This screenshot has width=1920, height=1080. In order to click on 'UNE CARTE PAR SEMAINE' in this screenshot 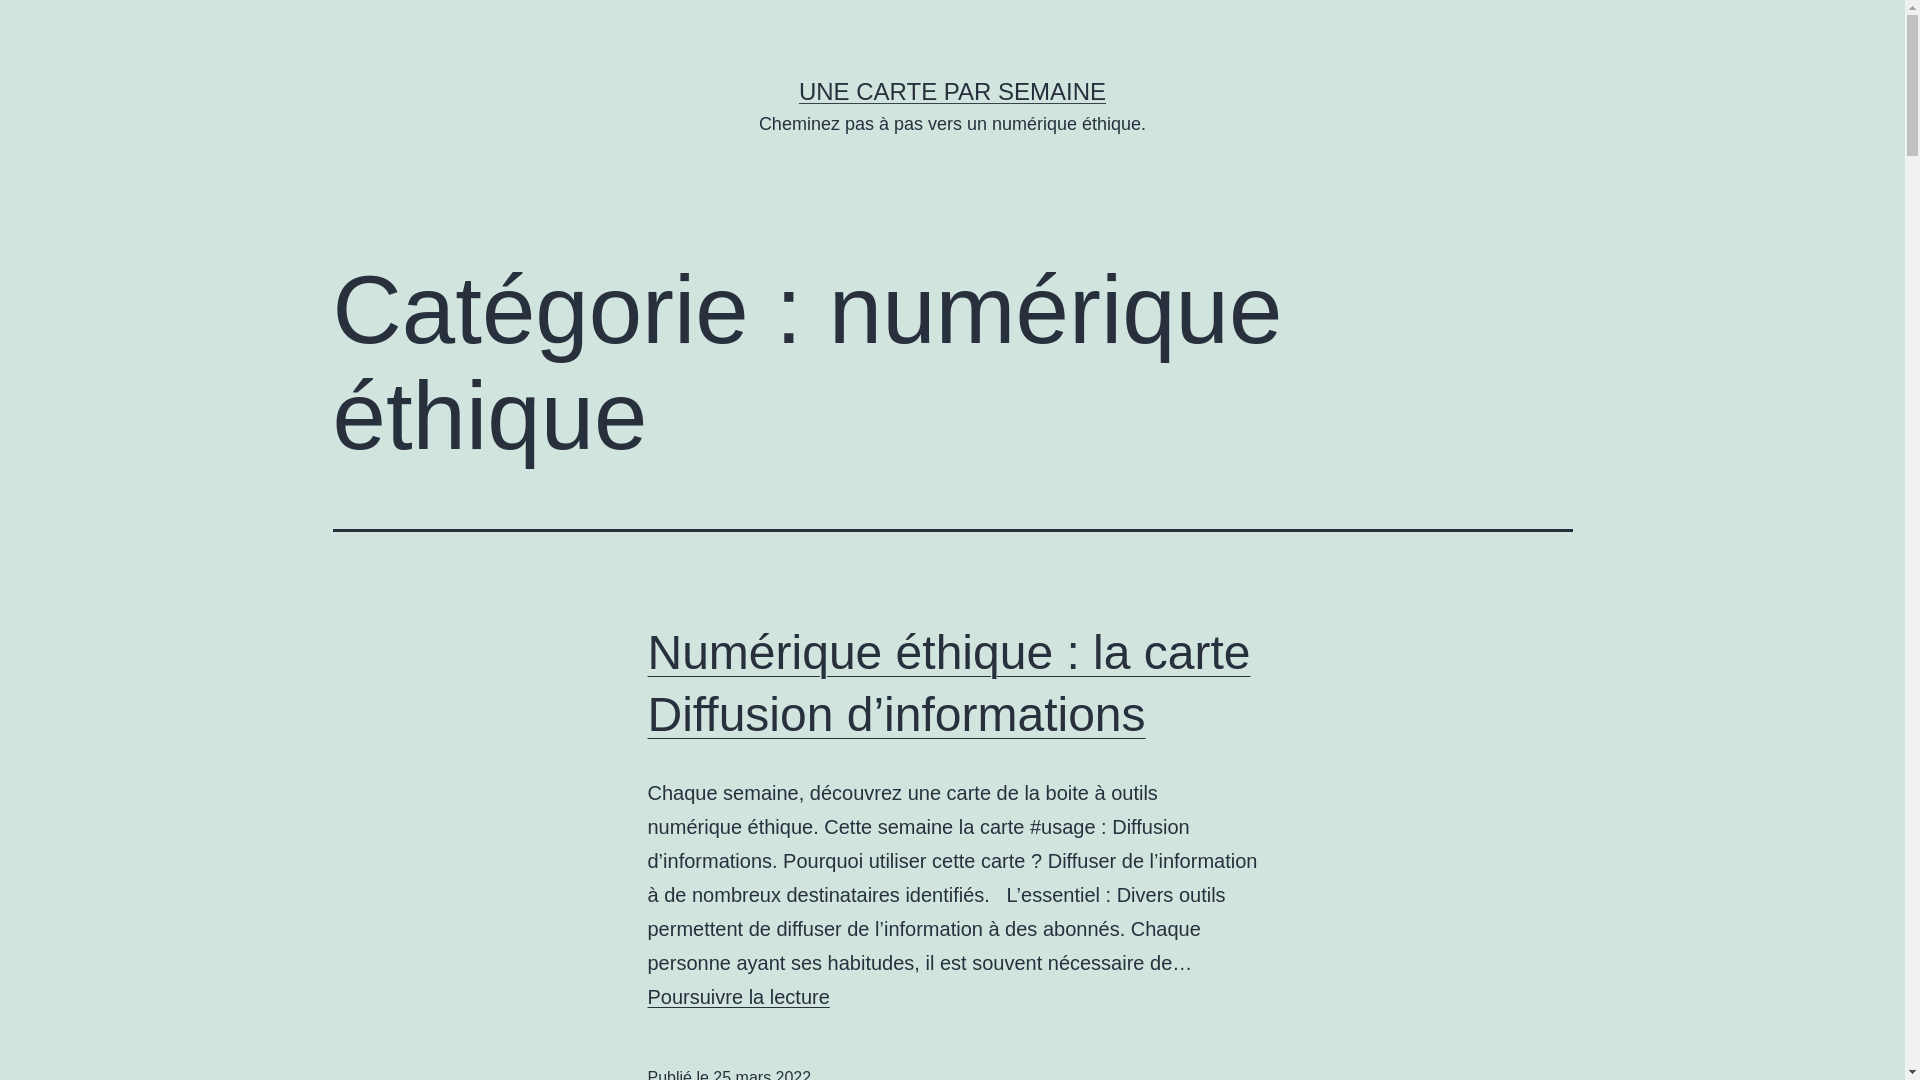, I will do `click(951, 91)`.